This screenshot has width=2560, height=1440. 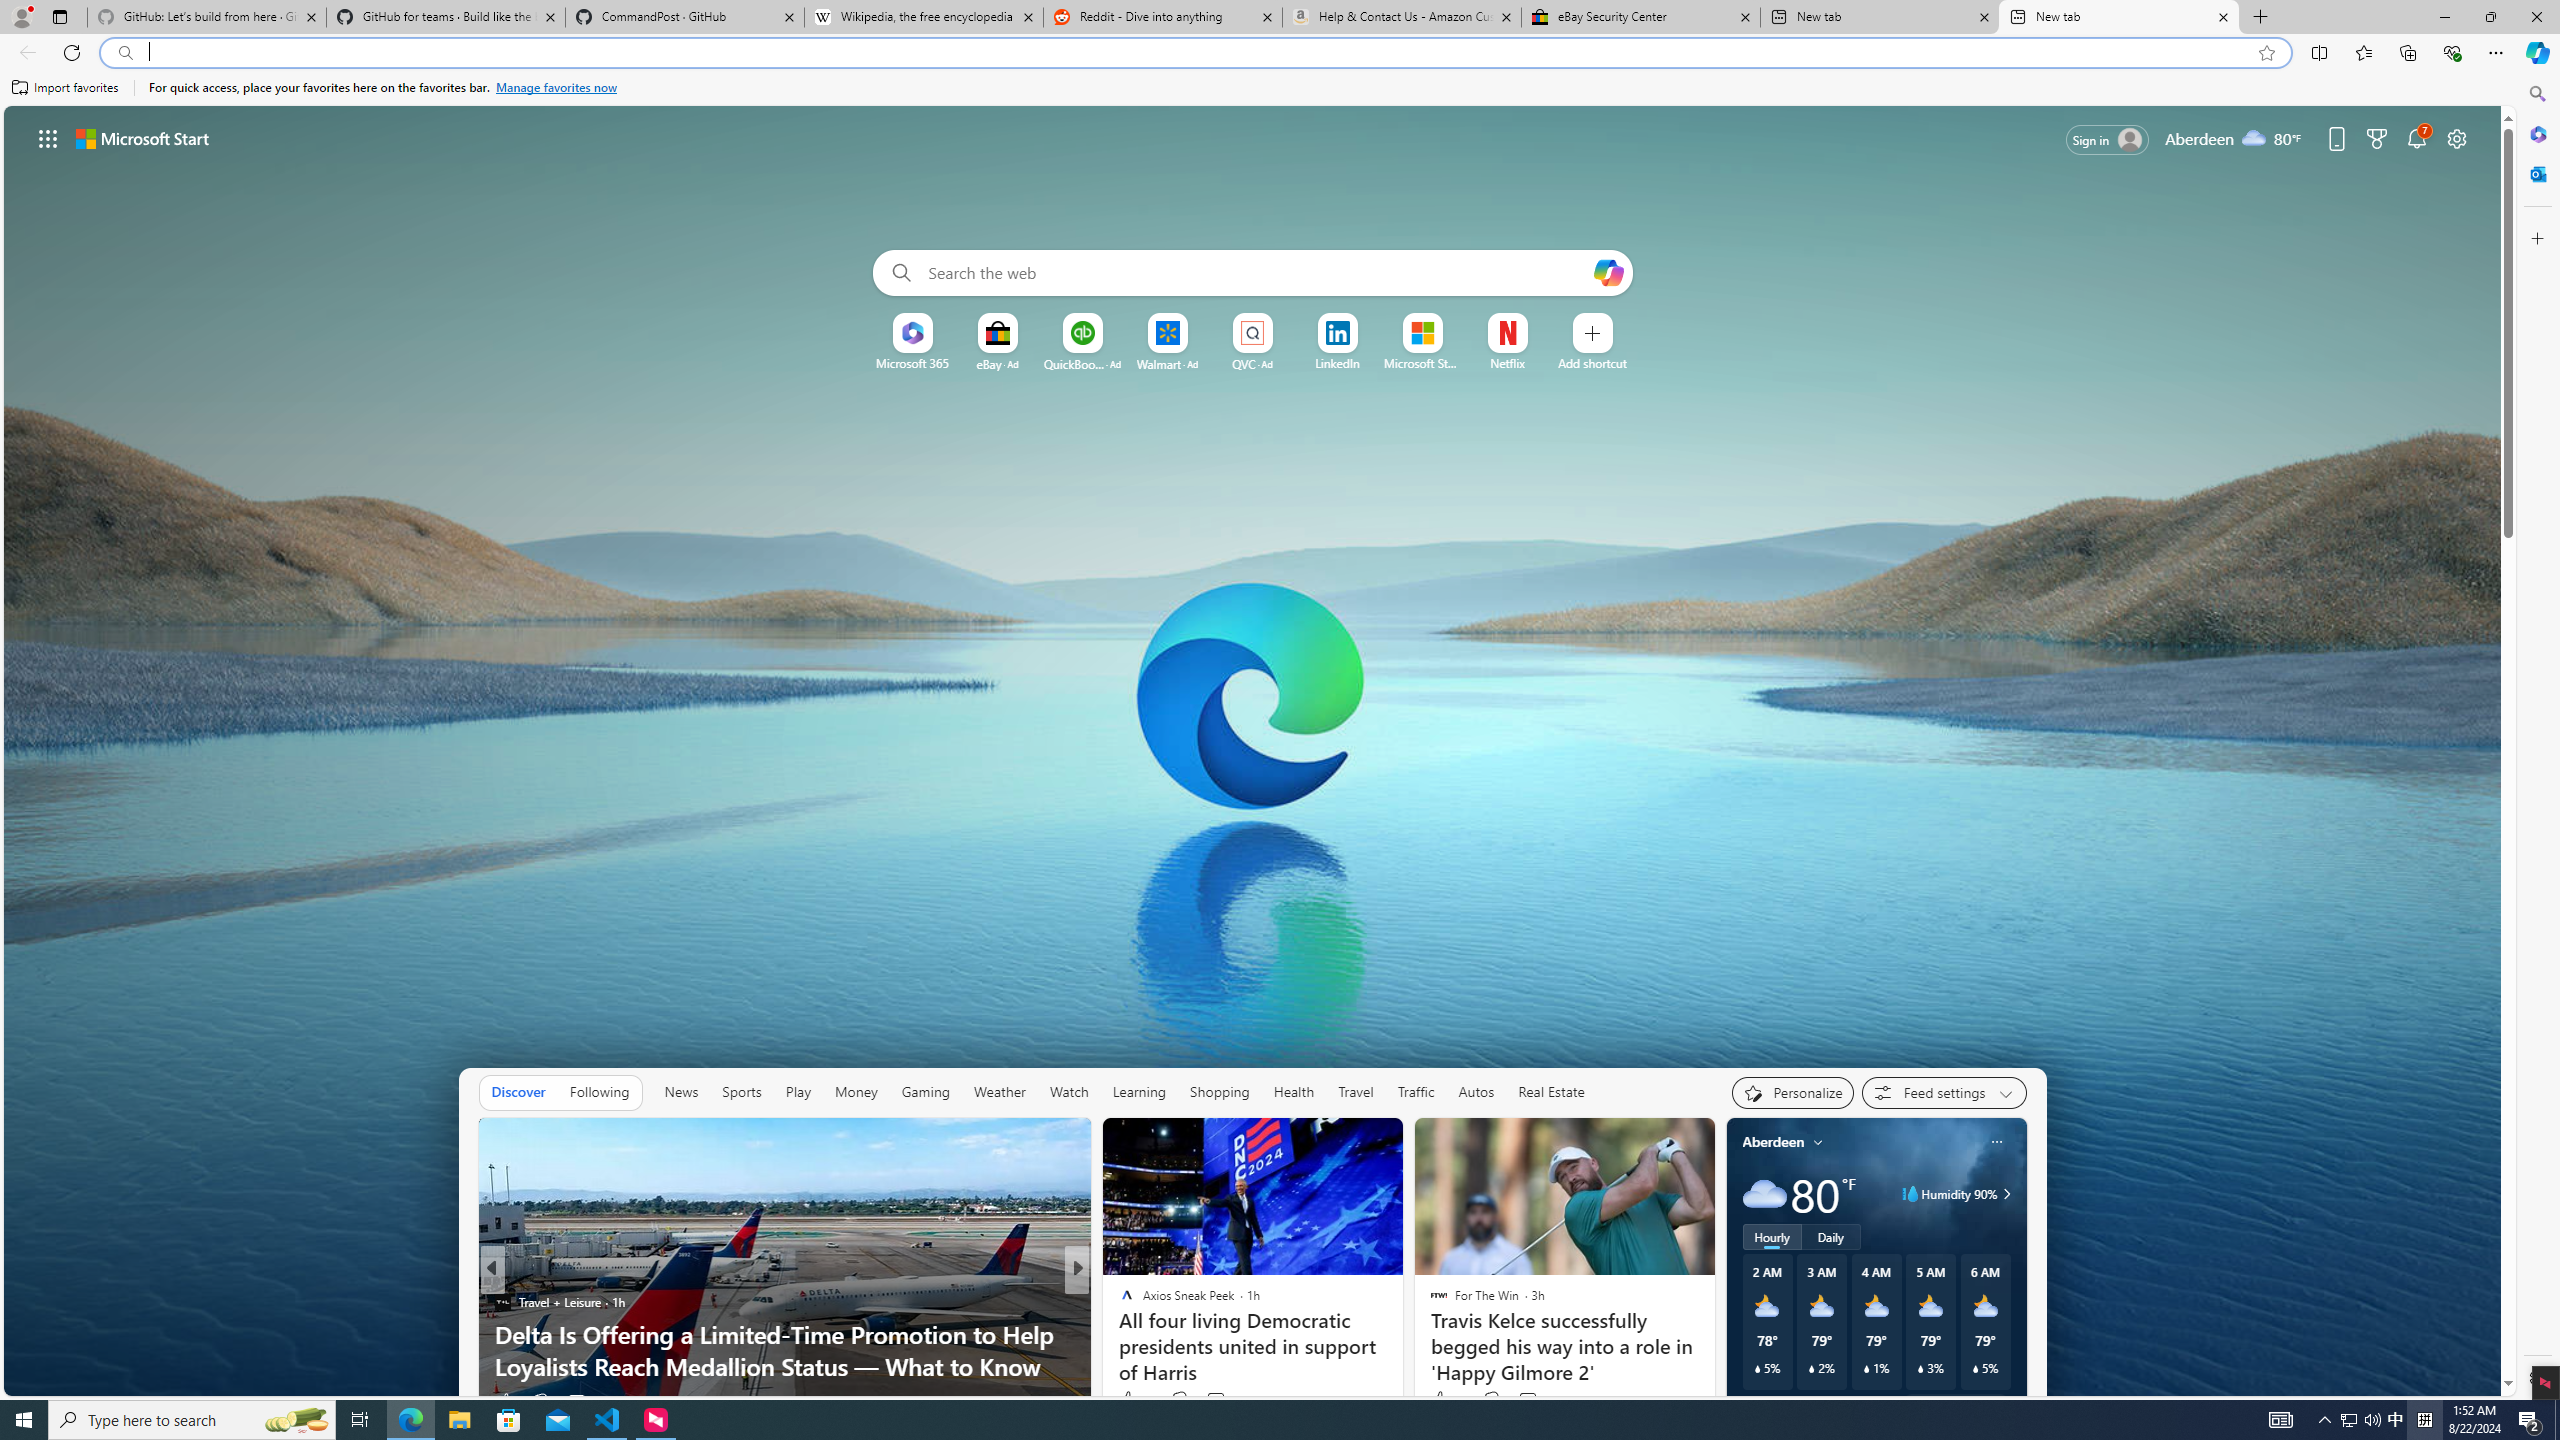 What do you see at coordinates (1223, 1401) in the screenshot?
I see `'View comments 31 Comment'` at bounding box center [1223, 1401].